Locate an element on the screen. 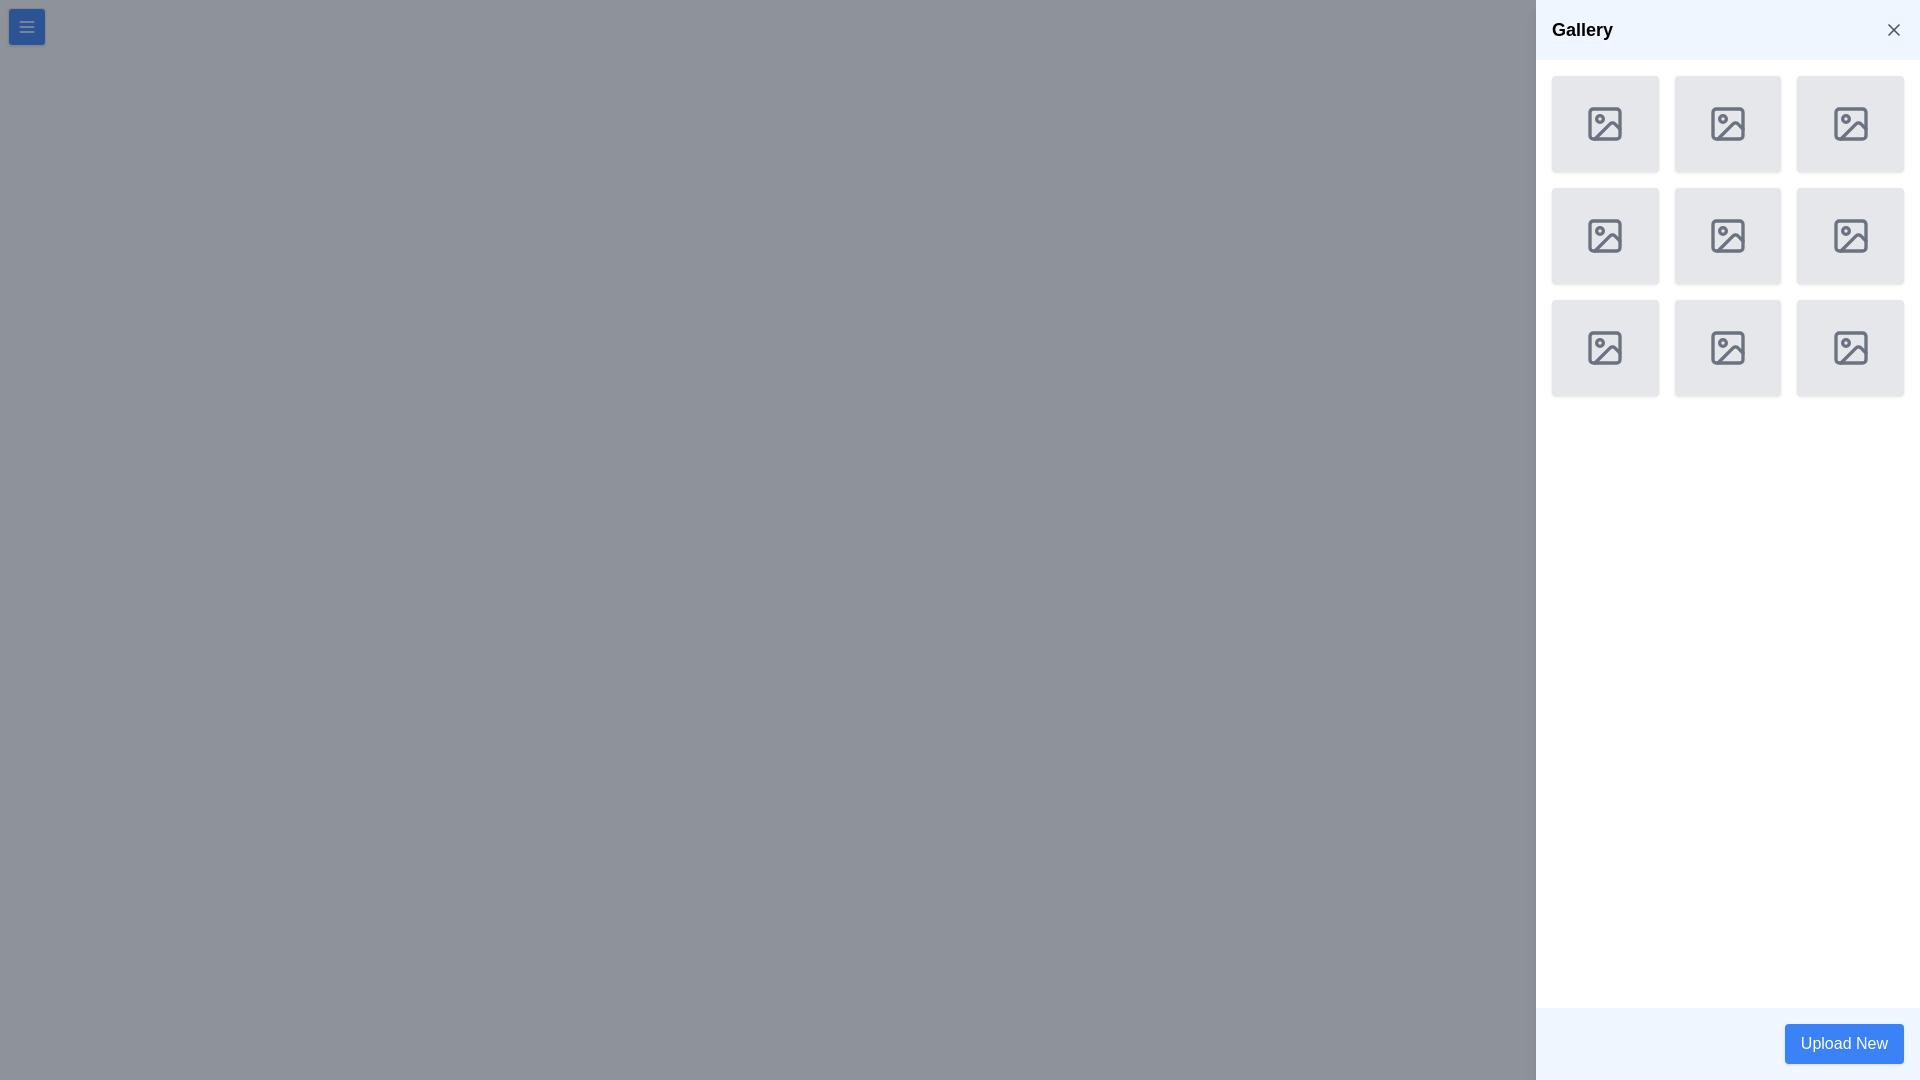 This screenshot has width=1920, height=1080. the Grid Item placeholder located in the first row, second column of the 3x3 tile layout, which is a square tile with rounded corners and a centered image icon is located at coordinates (1727, 123).